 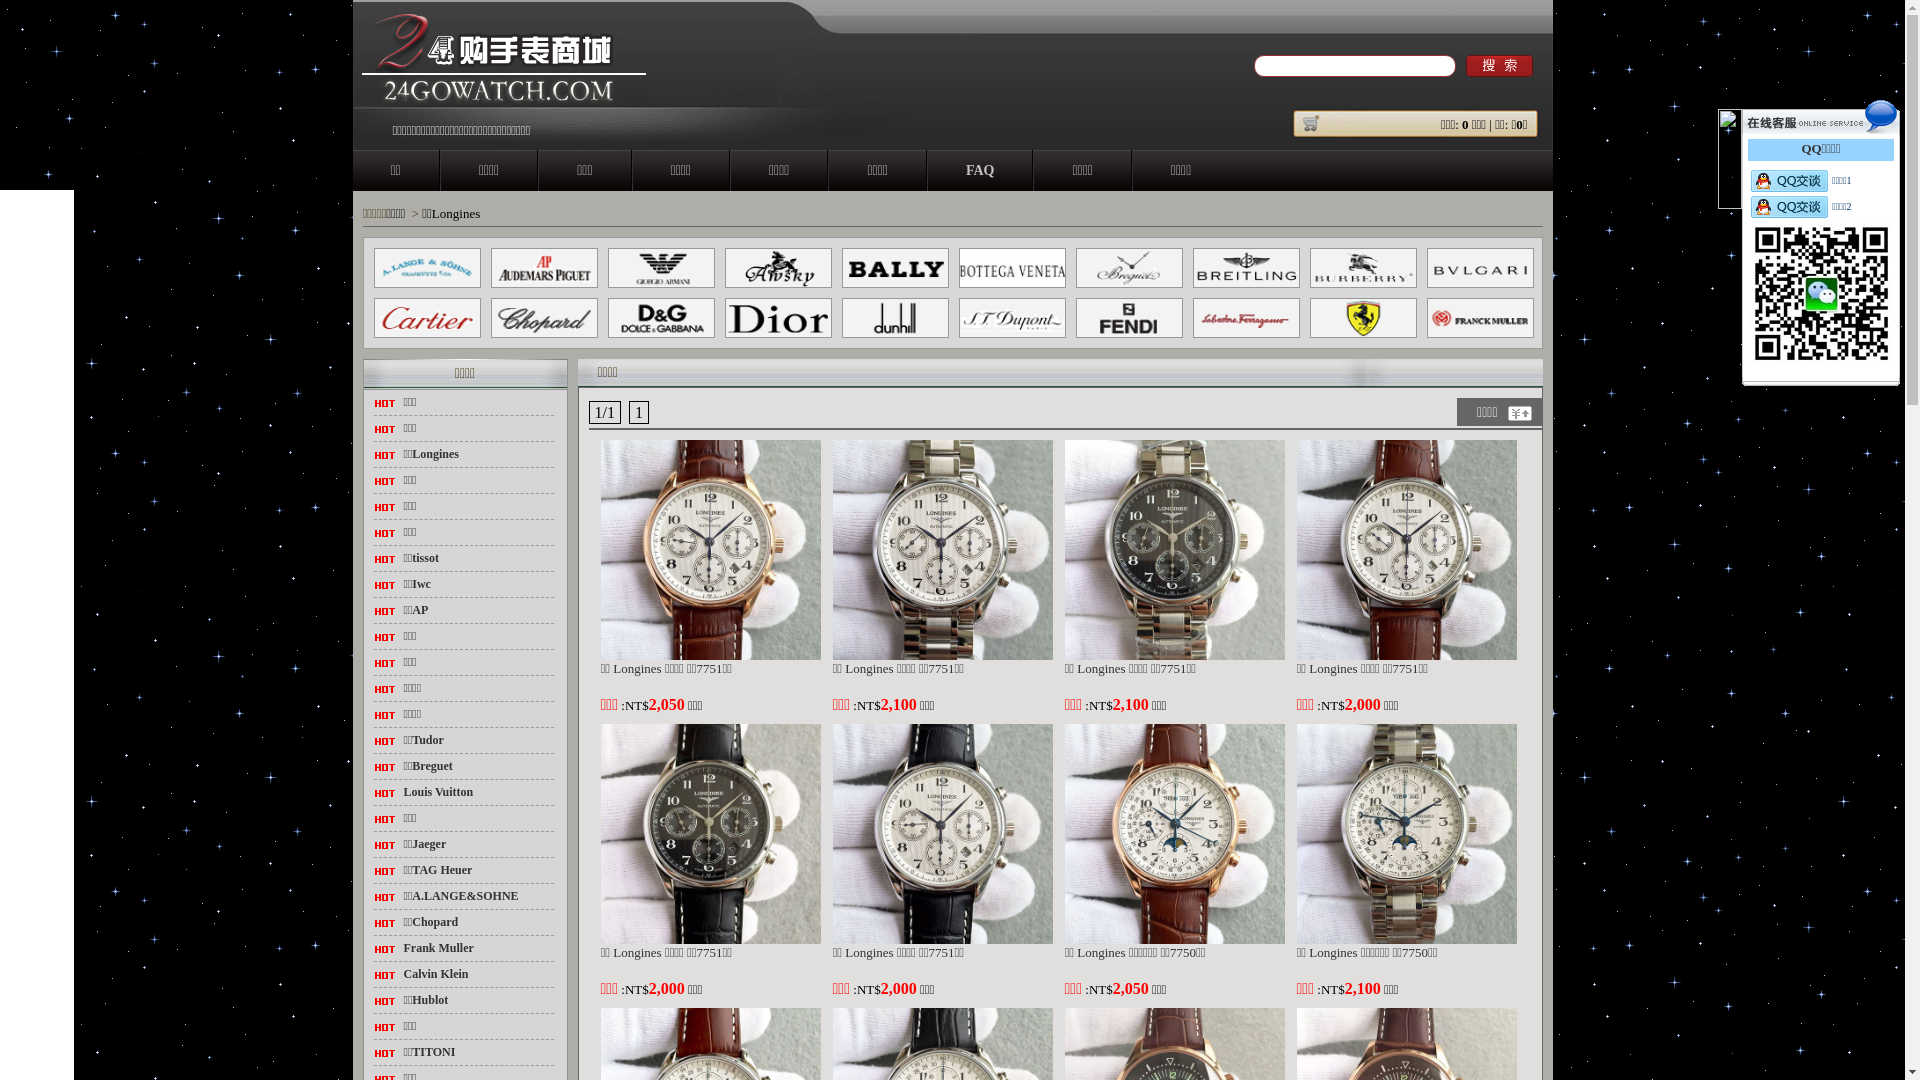 What do you see at coordinates (1465, 64) in the screenshot?
I see `'search'` at bounding box center [1465, 64].